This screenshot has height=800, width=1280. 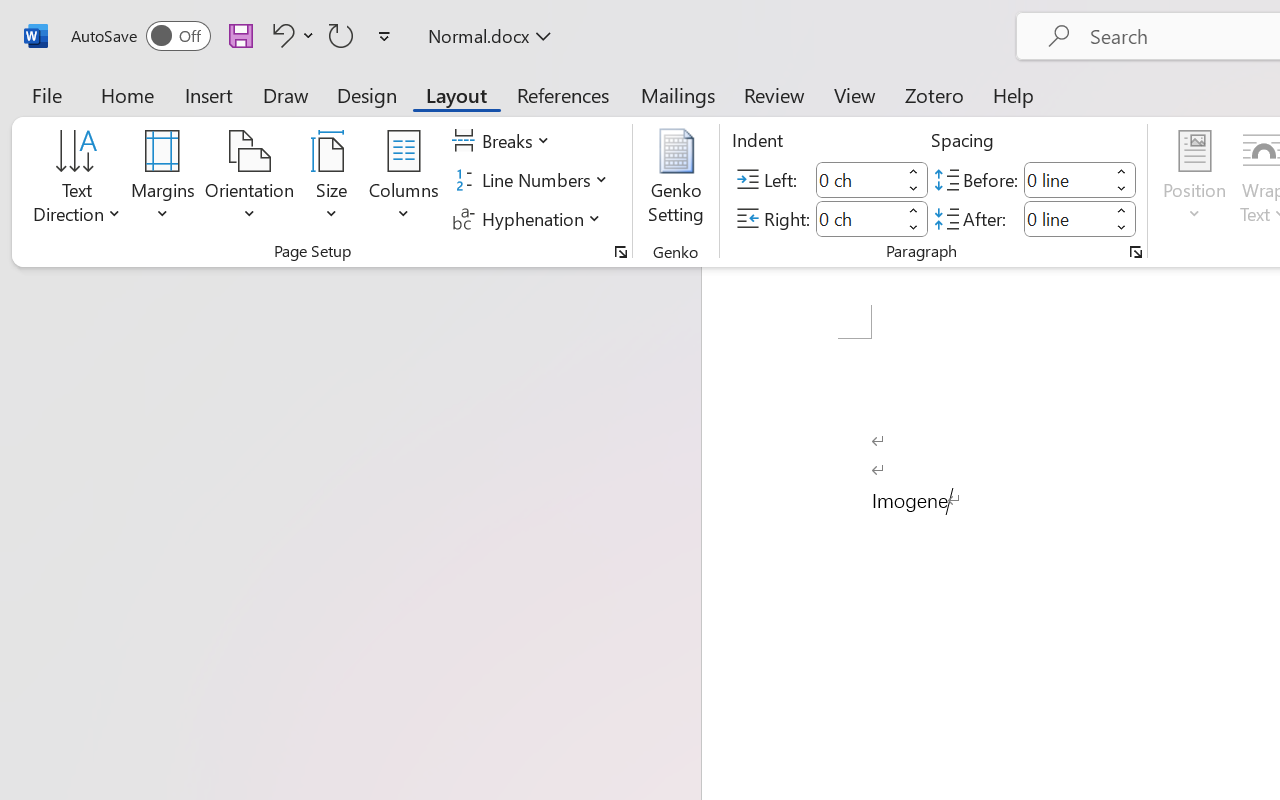 What do you see at coordinates (529, 218) in the screenshot?
I see `'Hyphenation'` at bounding box center [529, 218].